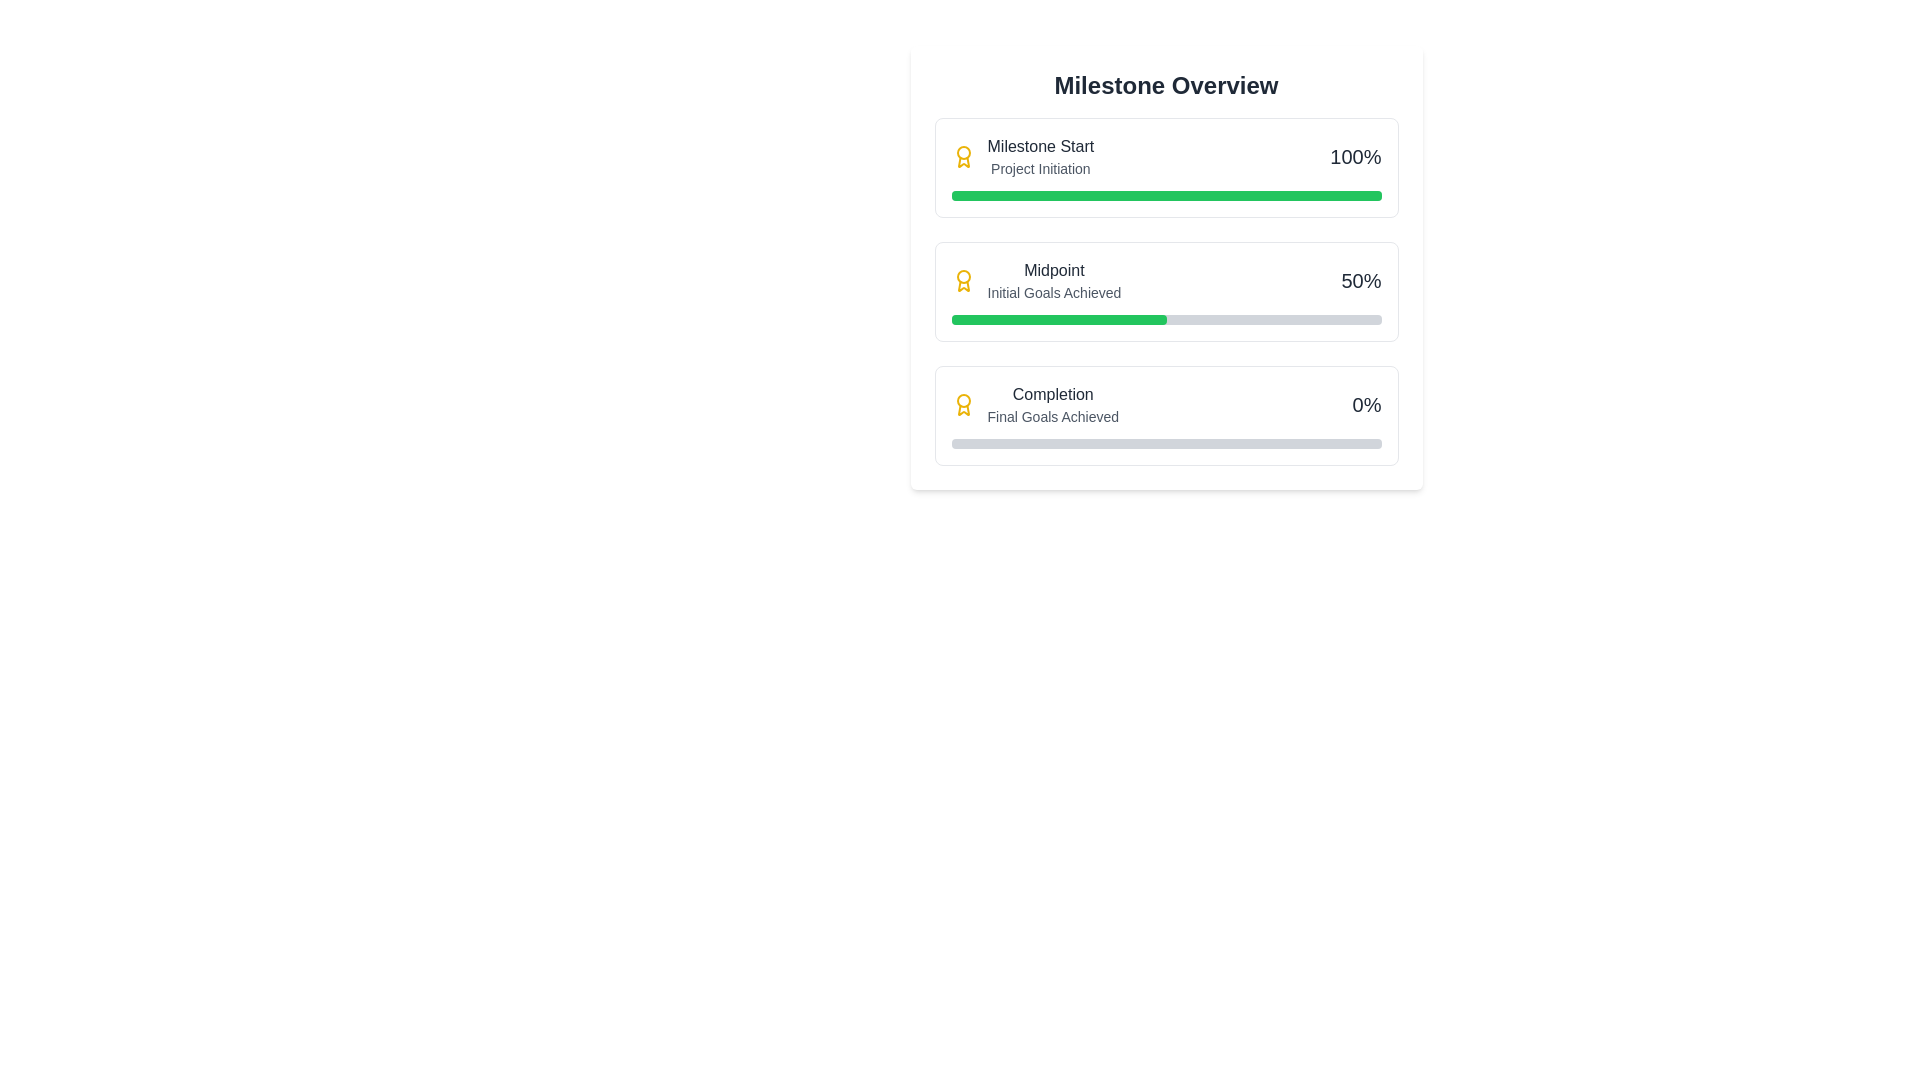 This screenshot has height=1080, width=1920. I want to click on the bottom part of the award icon in the milestone progress bar, represented as a graphical vector component within an SVG element, so click(963, 409).